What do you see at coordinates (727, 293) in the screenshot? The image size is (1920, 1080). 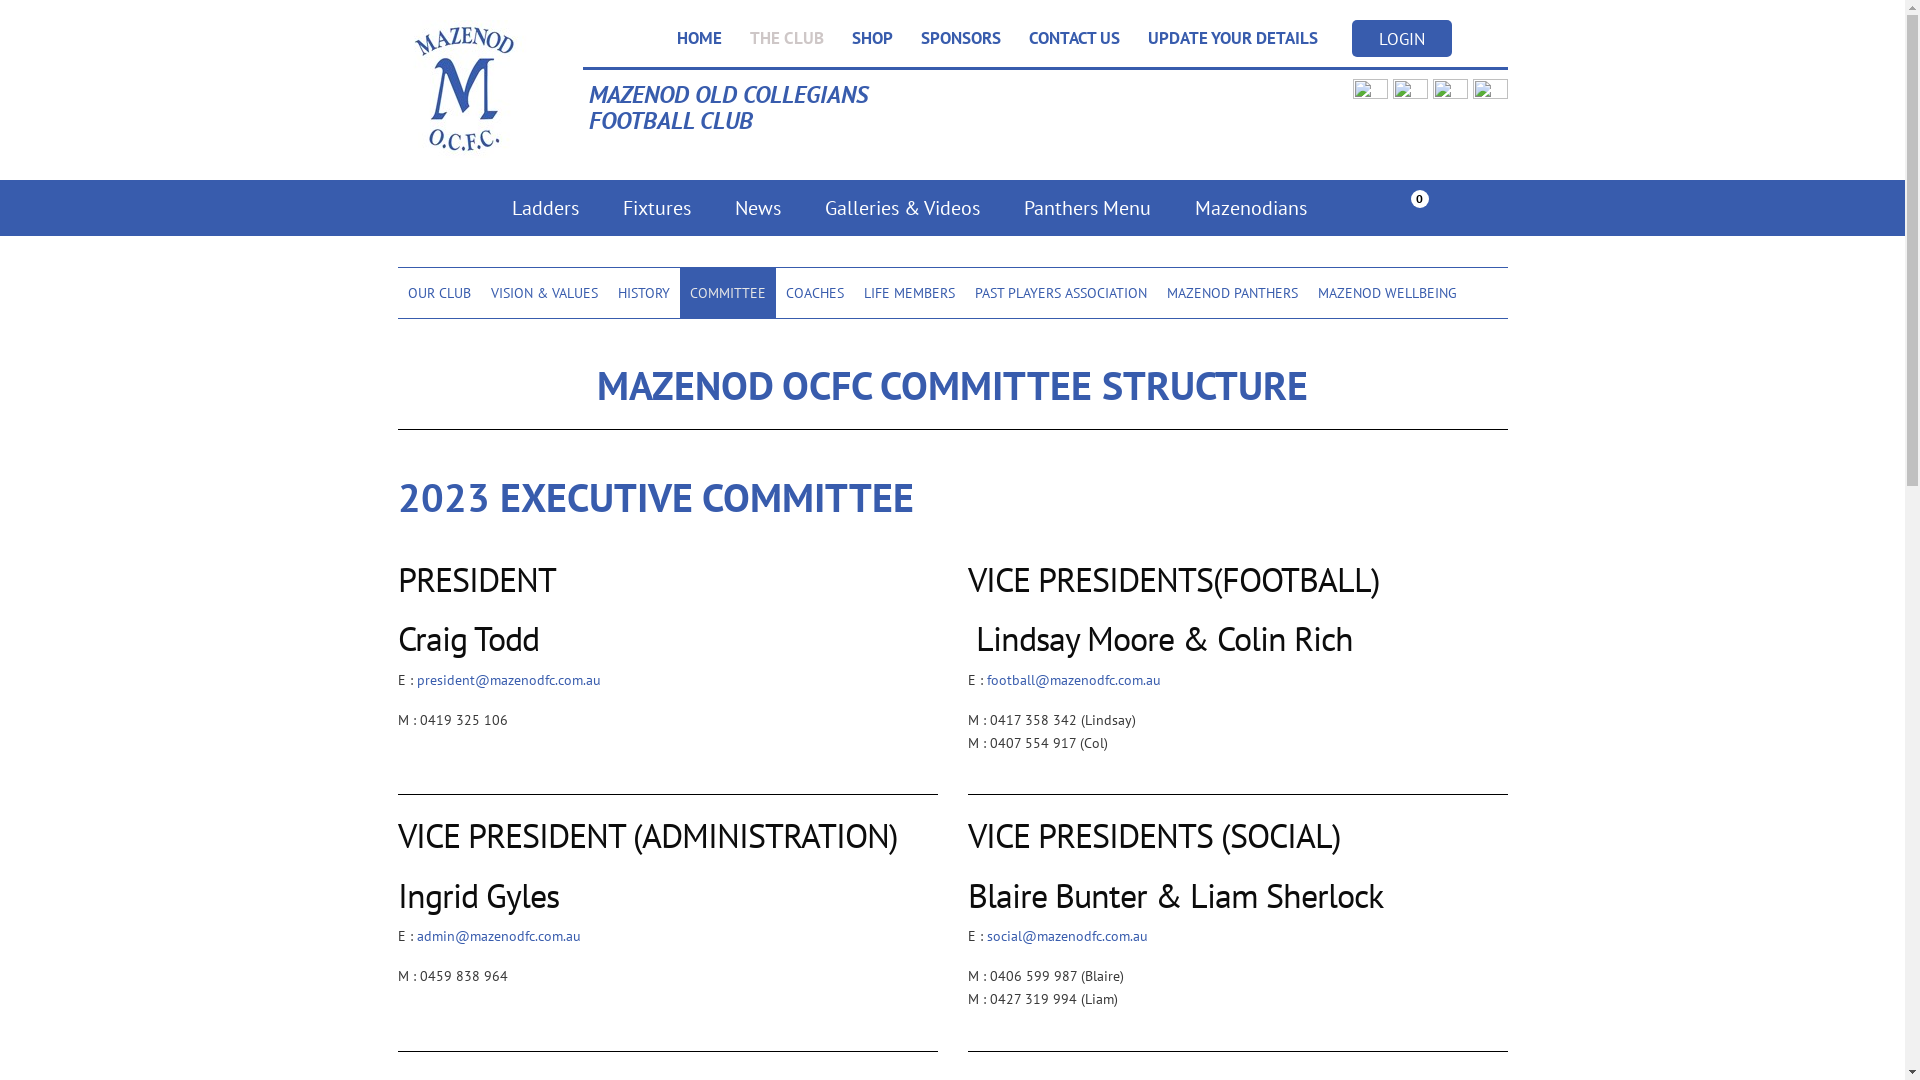 I see `'COMMITTEE'` at bounding box center [727, 293].